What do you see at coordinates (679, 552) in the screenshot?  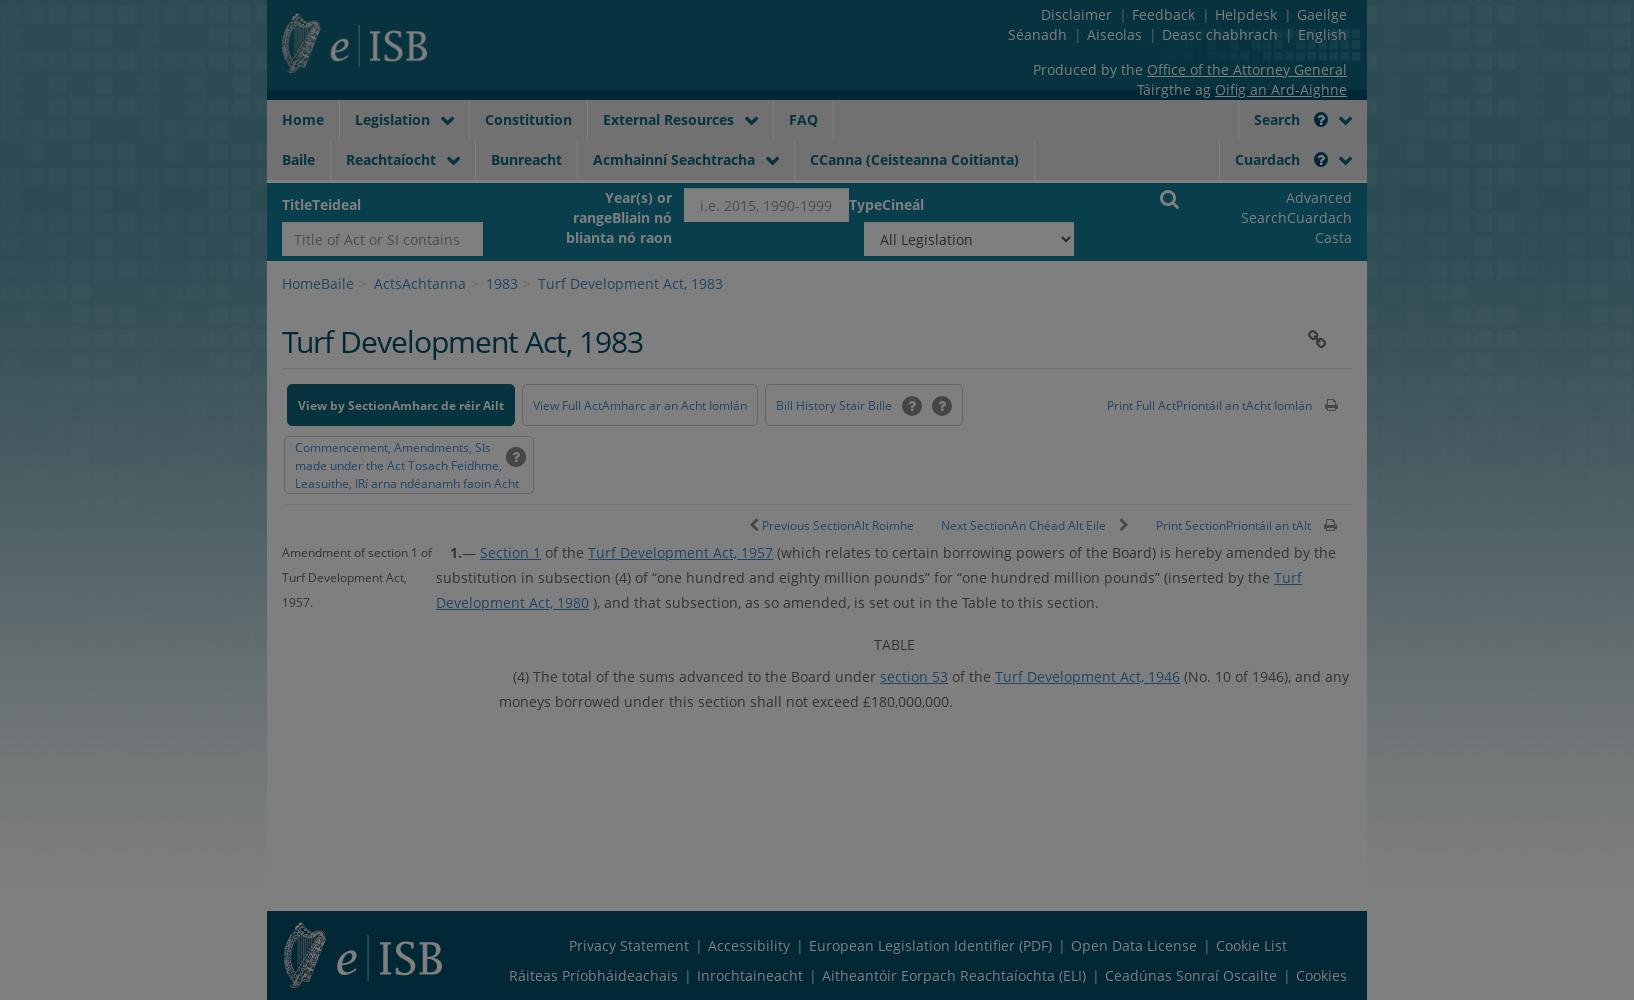 I see `'Turf Development Act, 1957'` at bounding box center [679, 552].